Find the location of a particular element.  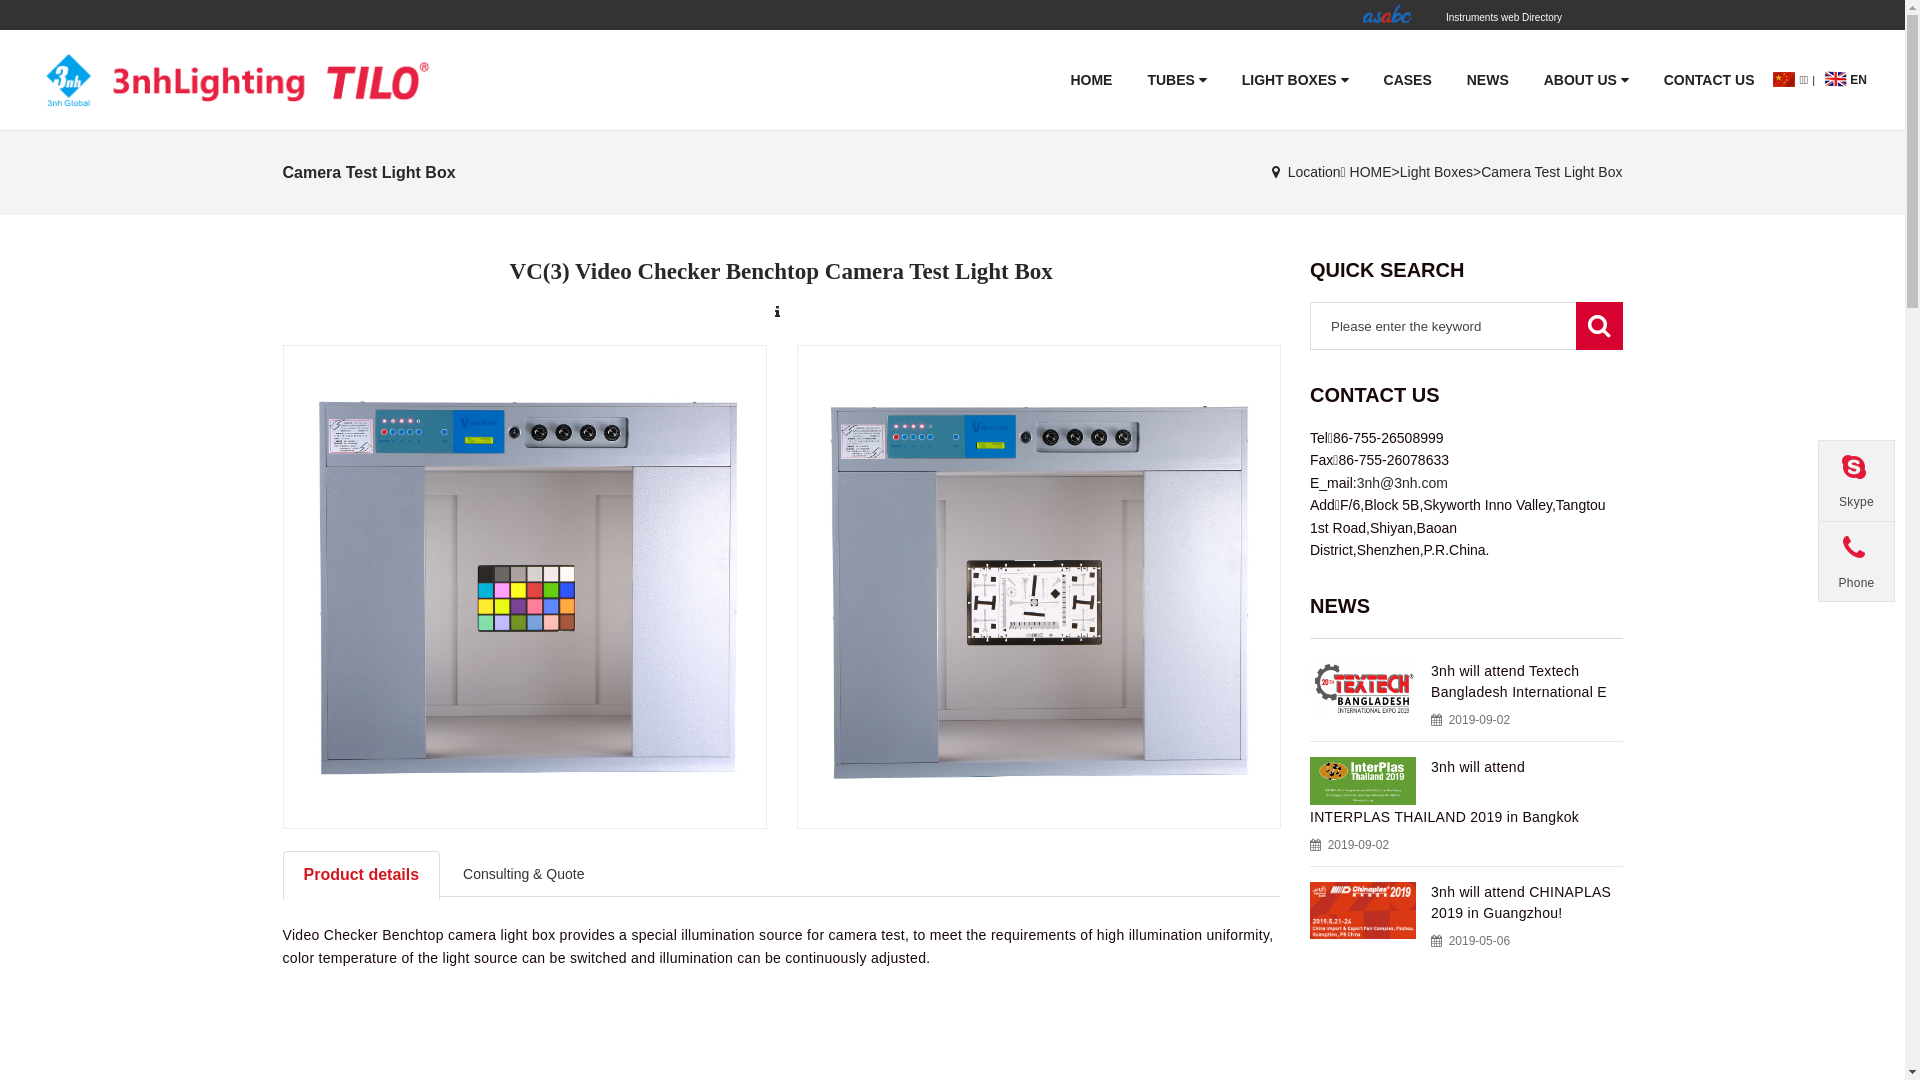

'Skype' is located at coordinates (1819, 481).